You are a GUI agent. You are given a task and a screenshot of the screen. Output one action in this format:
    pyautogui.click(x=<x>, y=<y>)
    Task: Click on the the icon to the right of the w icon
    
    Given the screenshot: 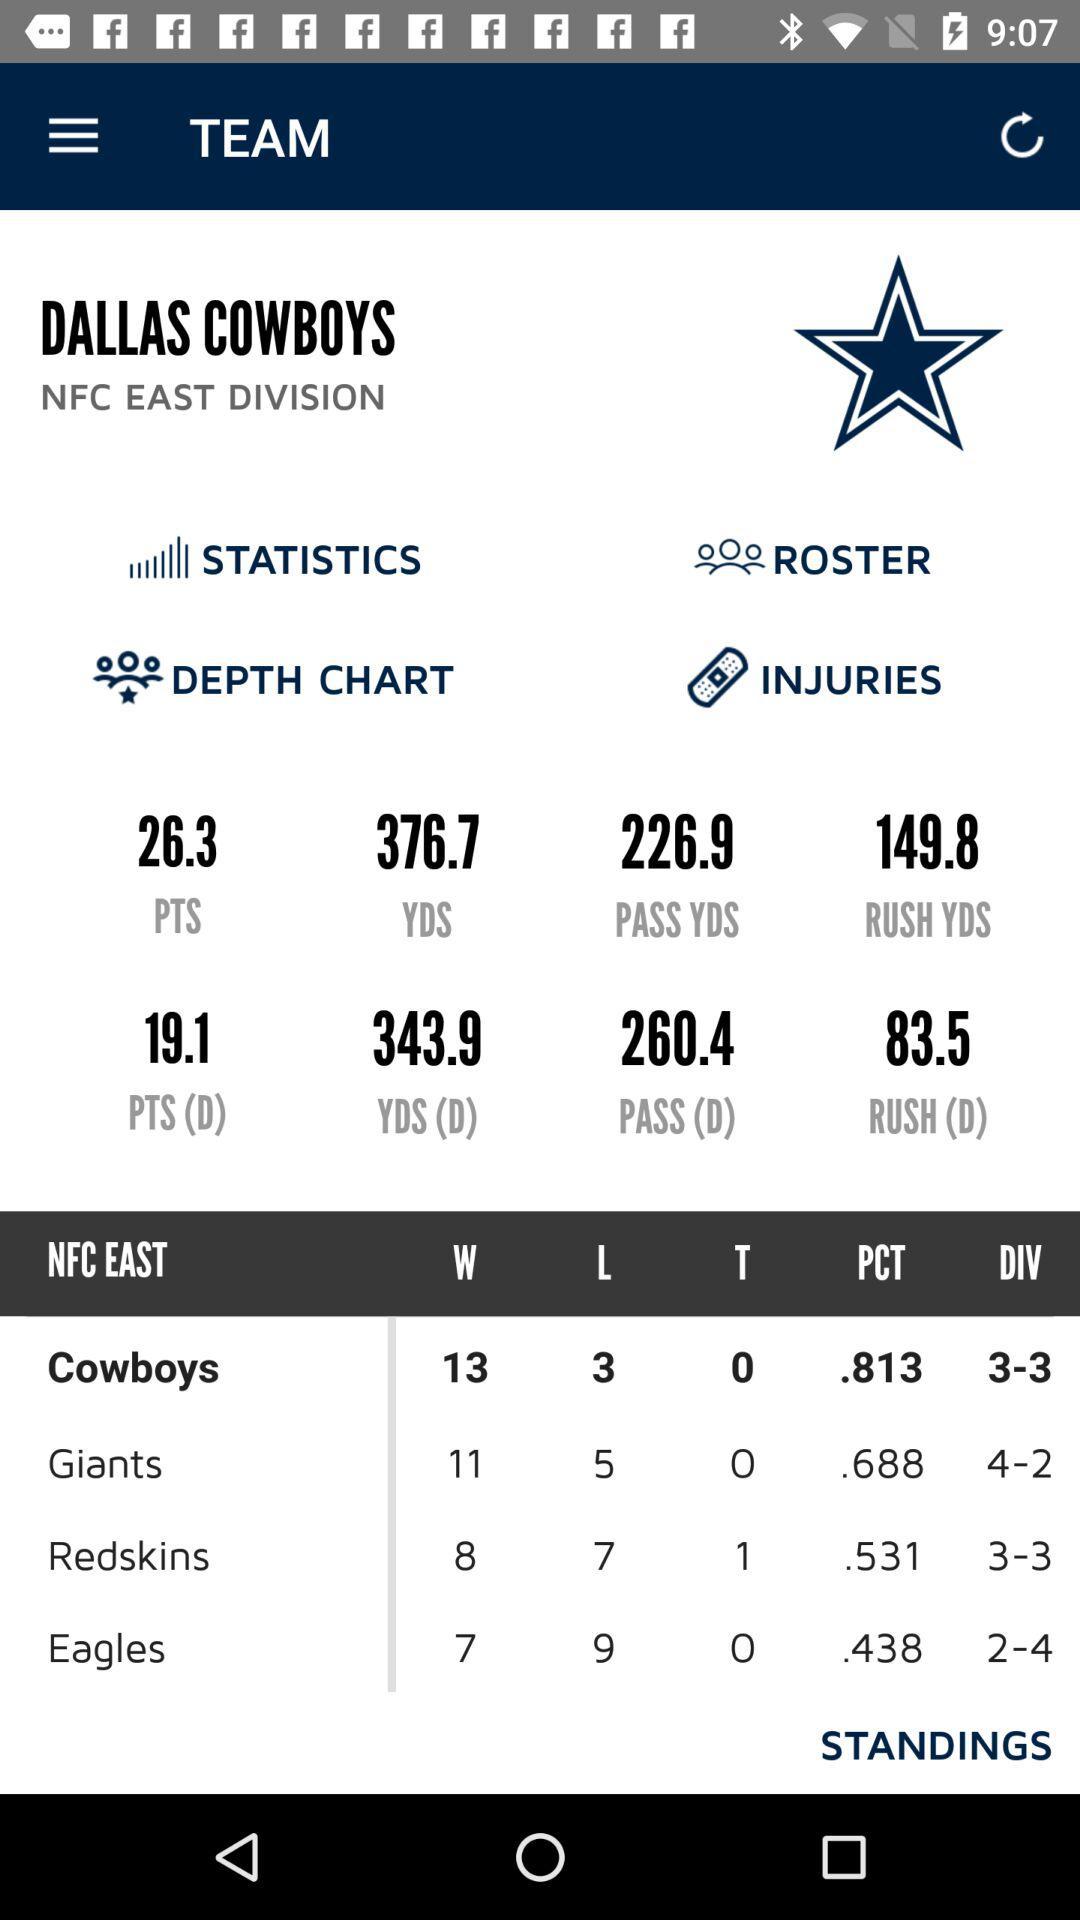 What is the action you would take?
    pyautogui.click(x=603, y=1262)
    